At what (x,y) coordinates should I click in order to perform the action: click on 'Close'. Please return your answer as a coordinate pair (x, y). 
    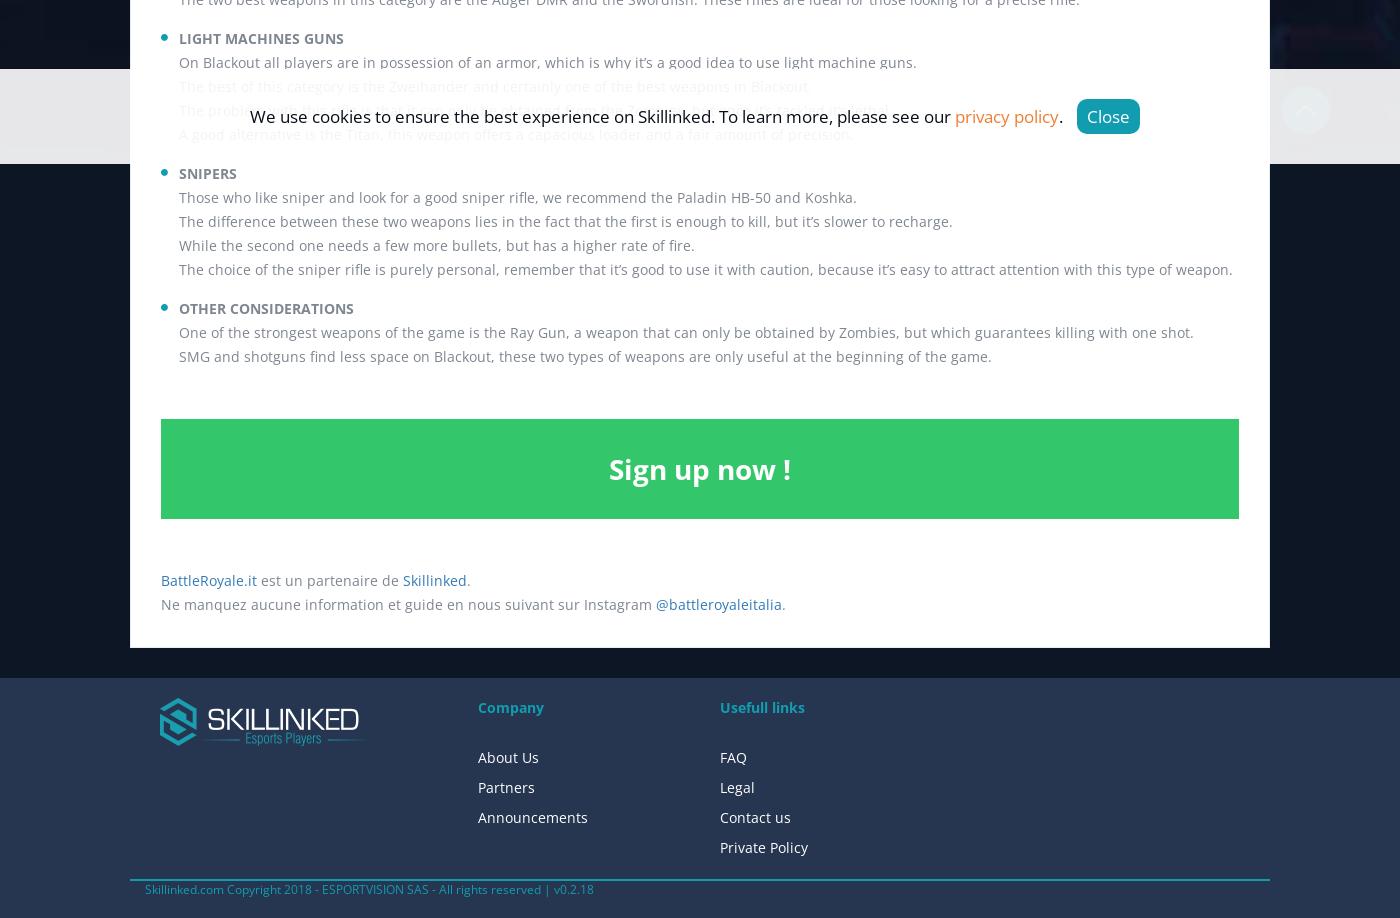
    Looking at the image, I should click on (1108, 115).